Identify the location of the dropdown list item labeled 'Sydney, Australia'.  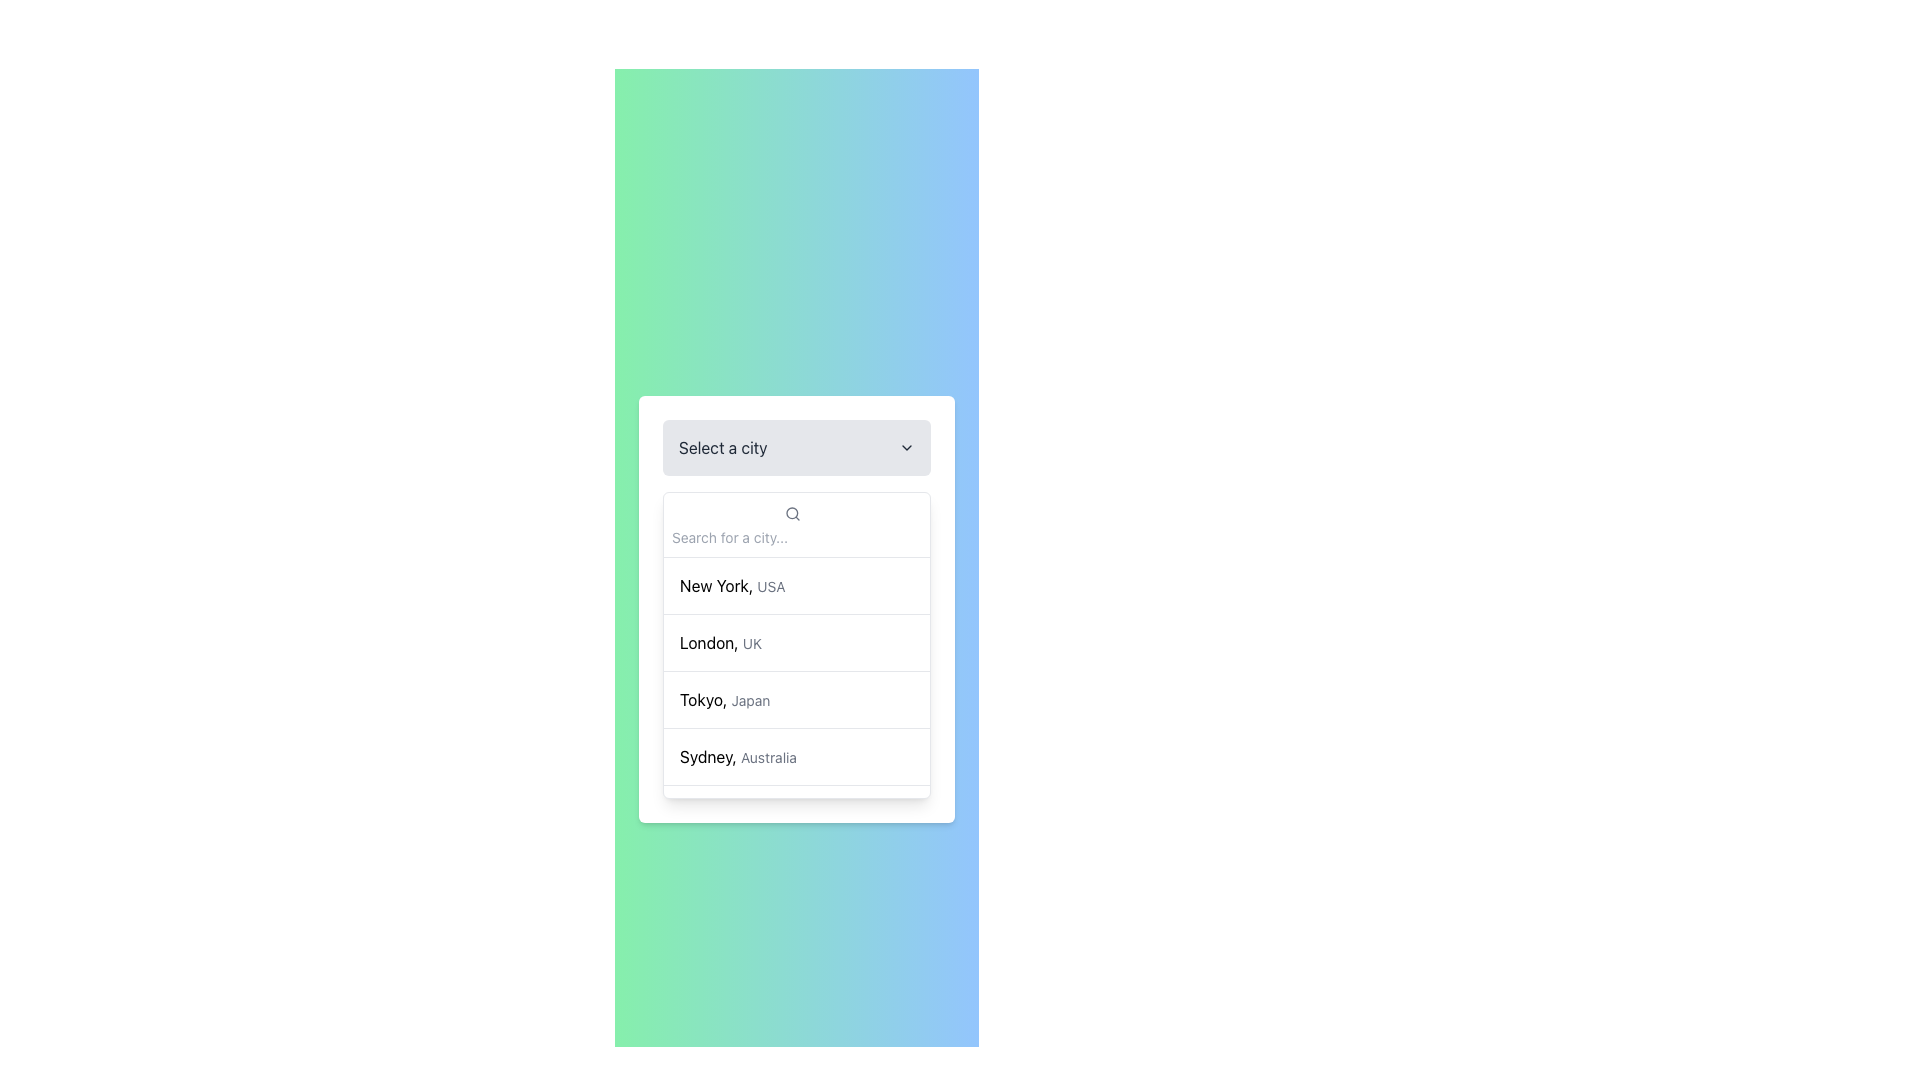
(737, 756).